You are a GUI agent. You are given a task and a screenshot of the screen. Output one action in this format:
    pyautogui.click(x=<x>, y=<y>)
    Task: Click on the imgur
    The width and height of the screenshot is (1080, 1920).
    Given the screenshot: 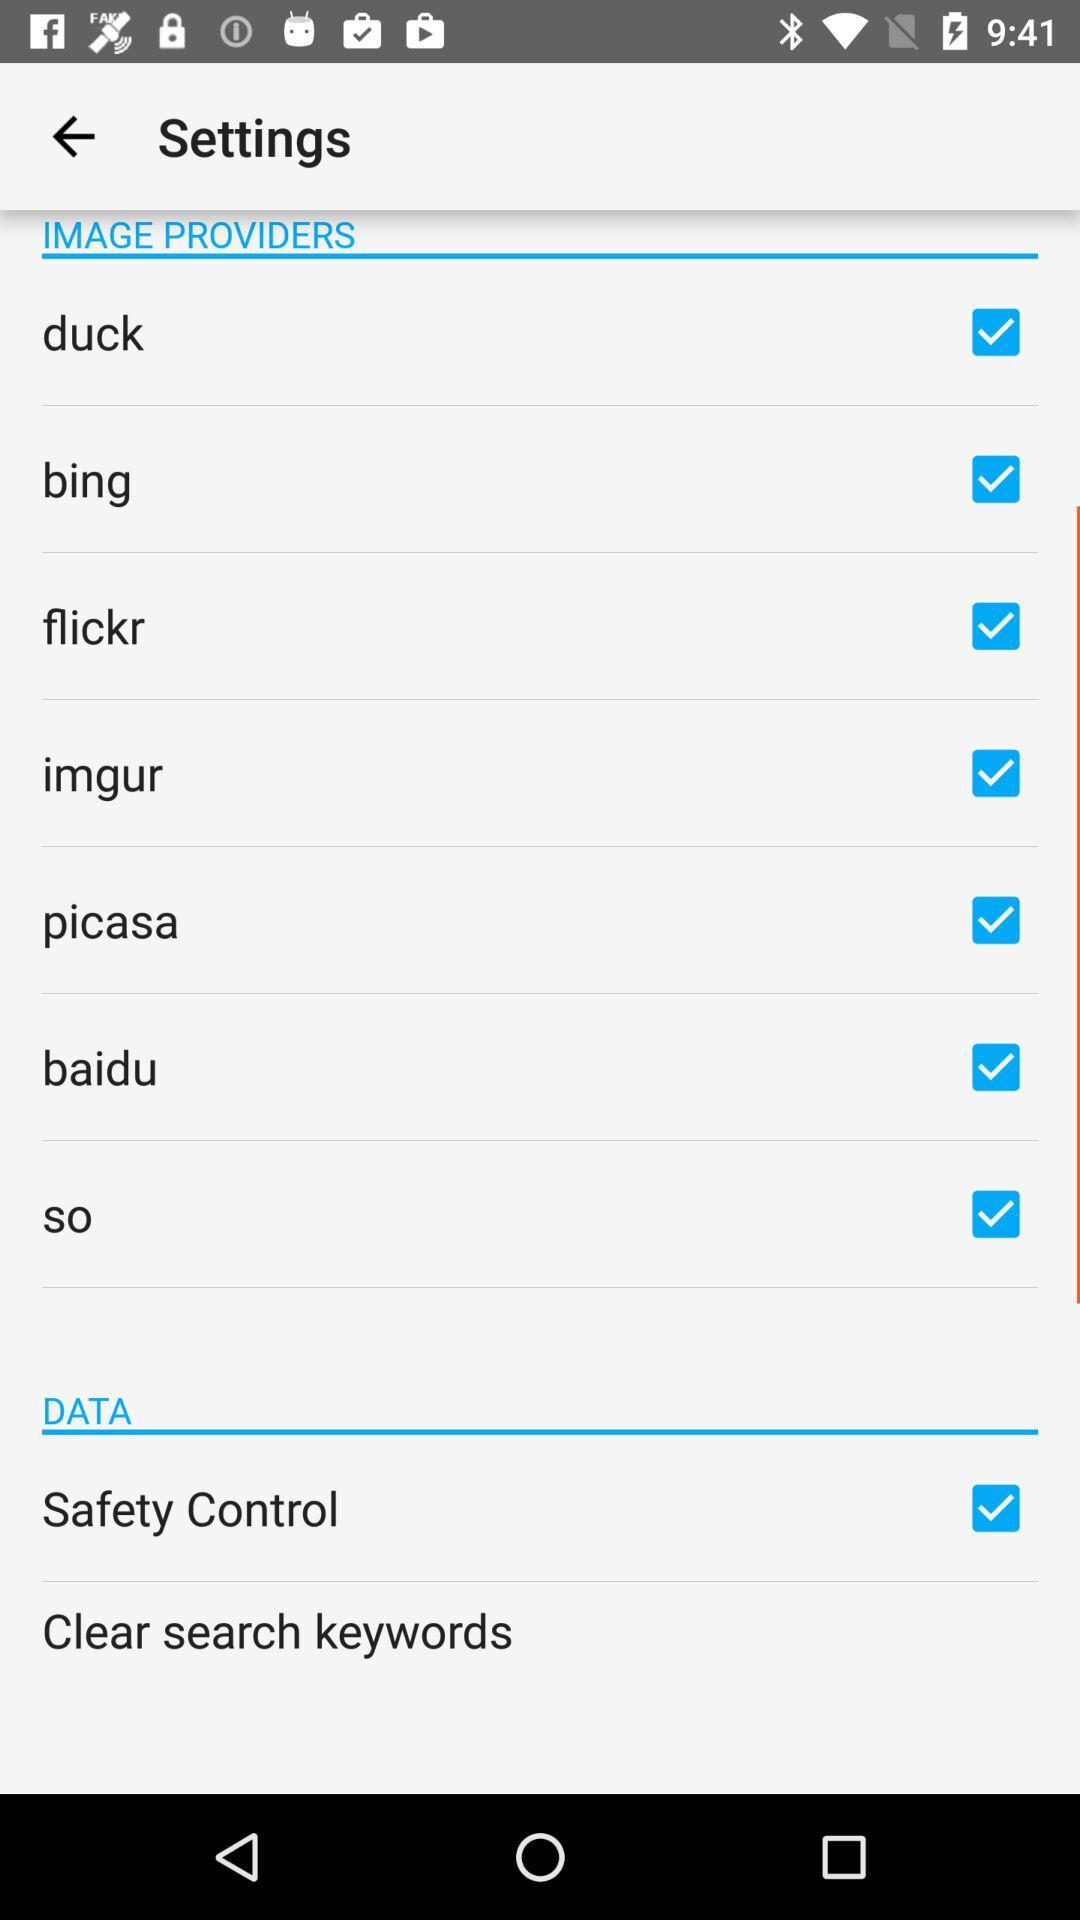 What is the action you would take?
    pyautogui.click(x=995, y=771)
    